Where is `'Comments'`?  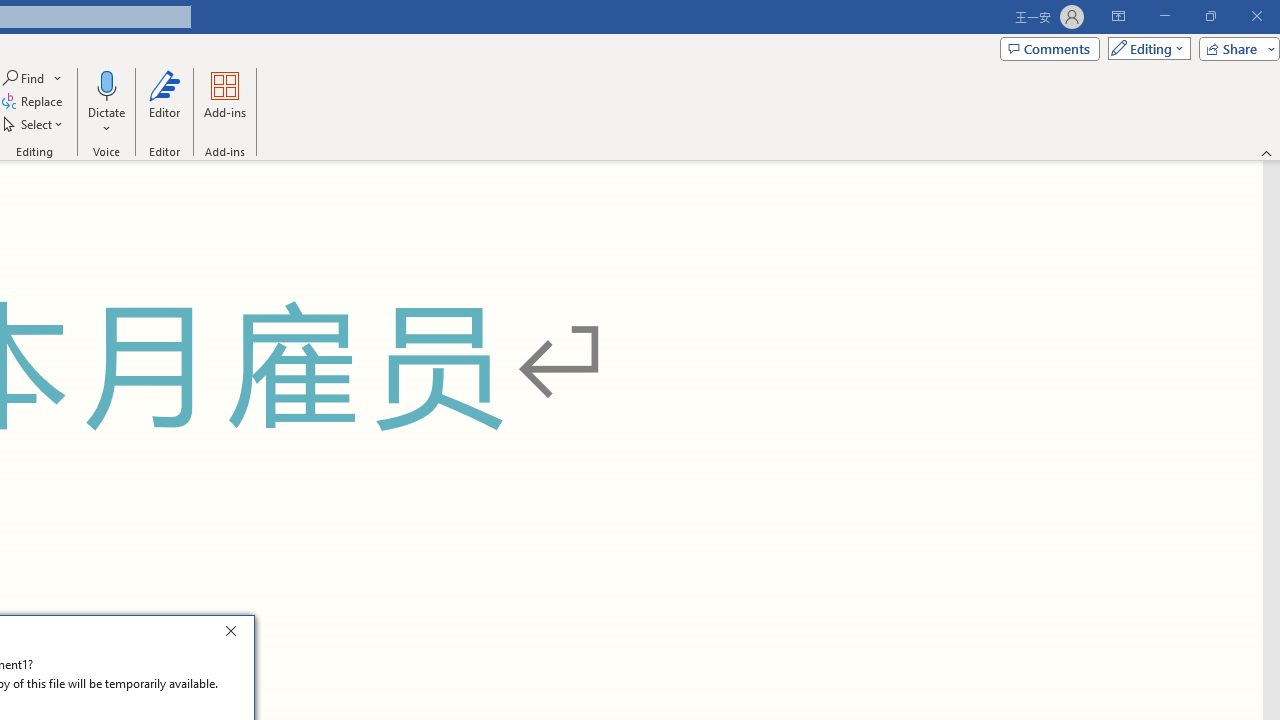 'Comments' is located at coordinates (1048, 47).